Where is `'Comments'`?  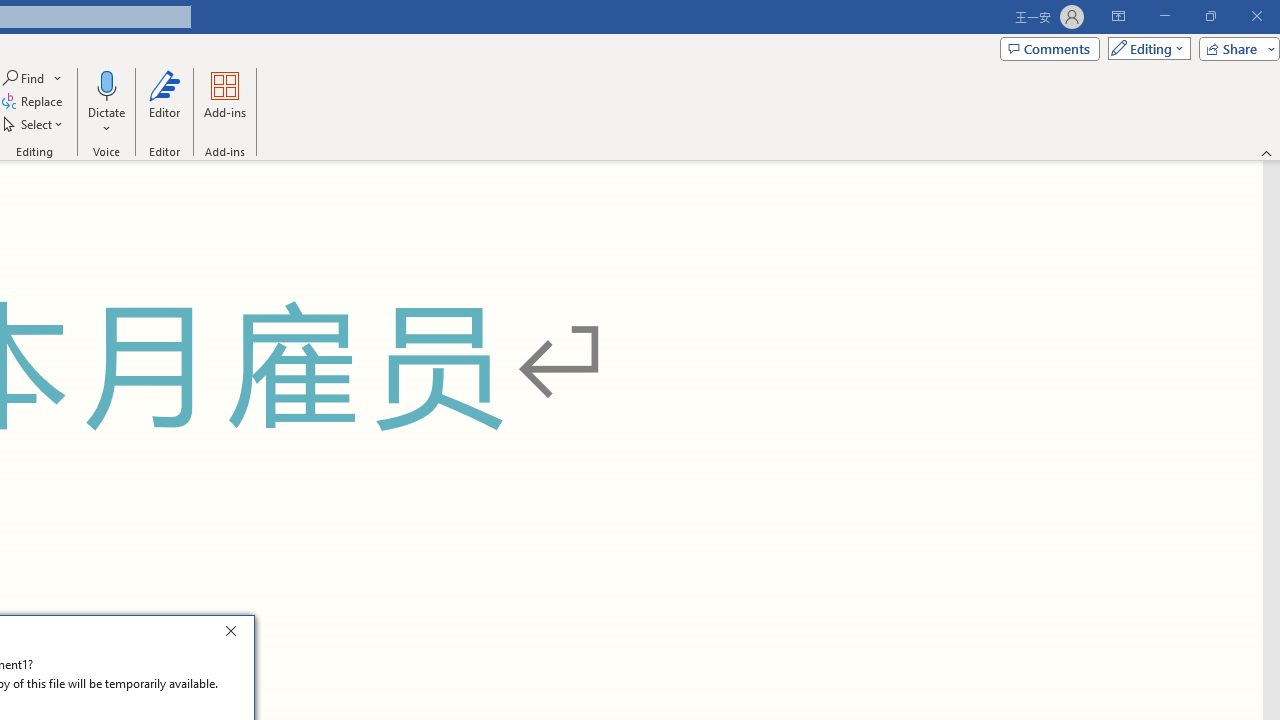 'Comments' is located at coordinates (1048, 47).